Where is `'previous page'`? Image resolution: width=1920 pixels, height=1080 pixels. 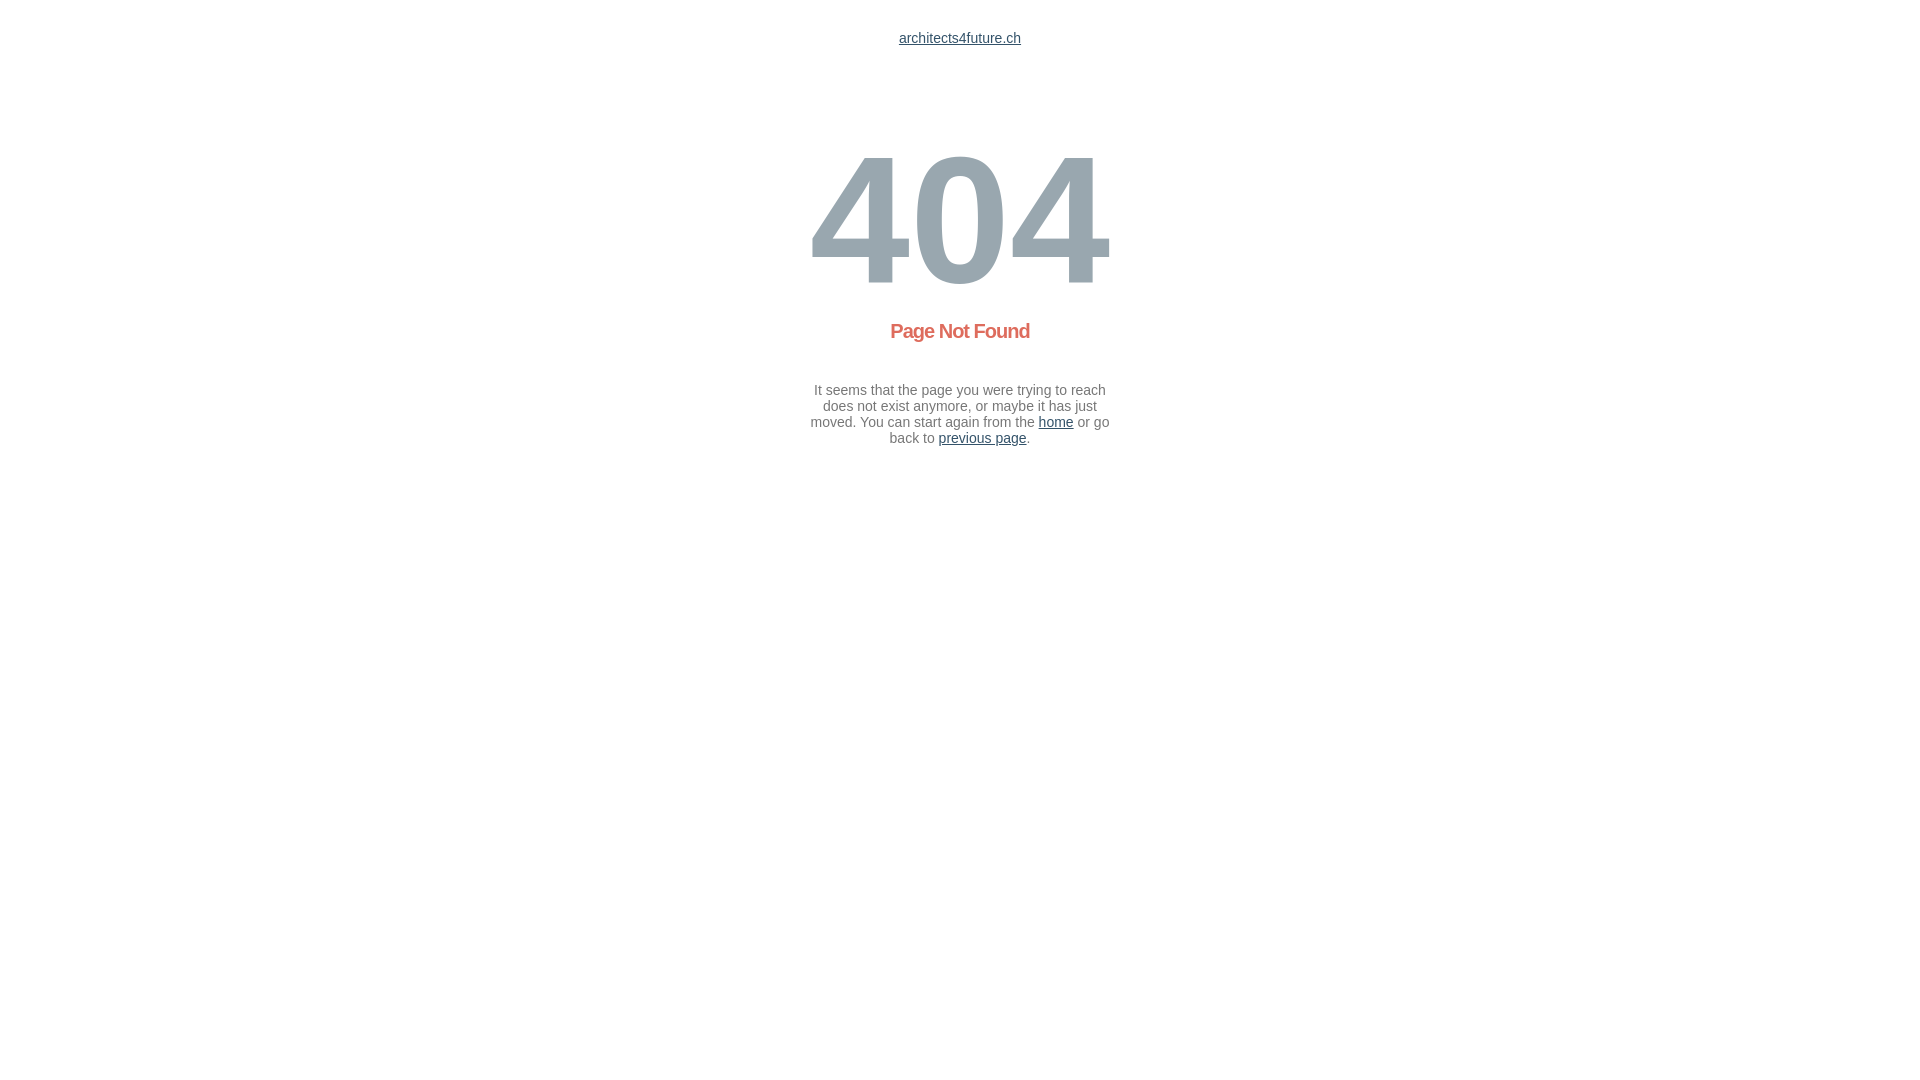 'previous page' is located at coordinates (983, 437).